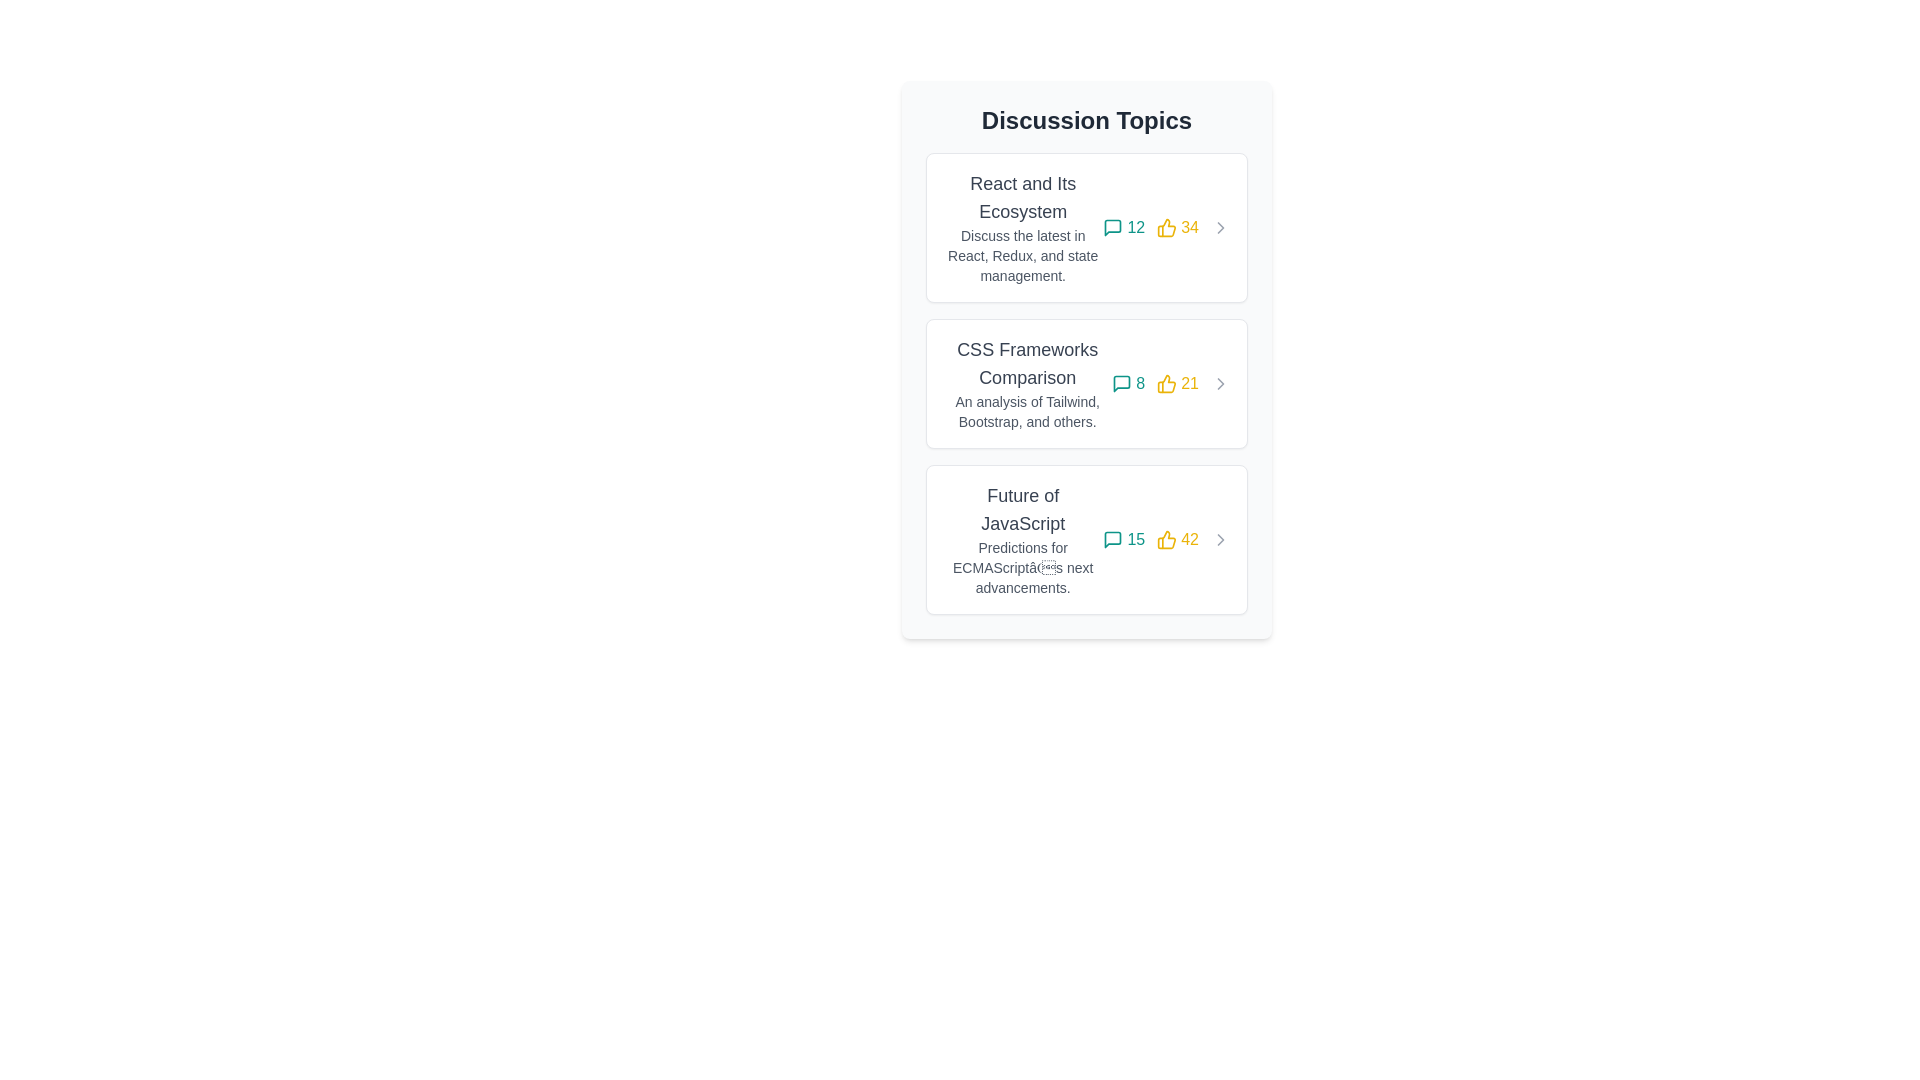 The image size is (1920, 1080). Describe the element at coordinates (1136, 540) in the screenshot. I see `the static text label displaying the number '15', which is styled in teal and positioned next to a speech bubble icon in the bottom section of the last discussion topic card` at that location.